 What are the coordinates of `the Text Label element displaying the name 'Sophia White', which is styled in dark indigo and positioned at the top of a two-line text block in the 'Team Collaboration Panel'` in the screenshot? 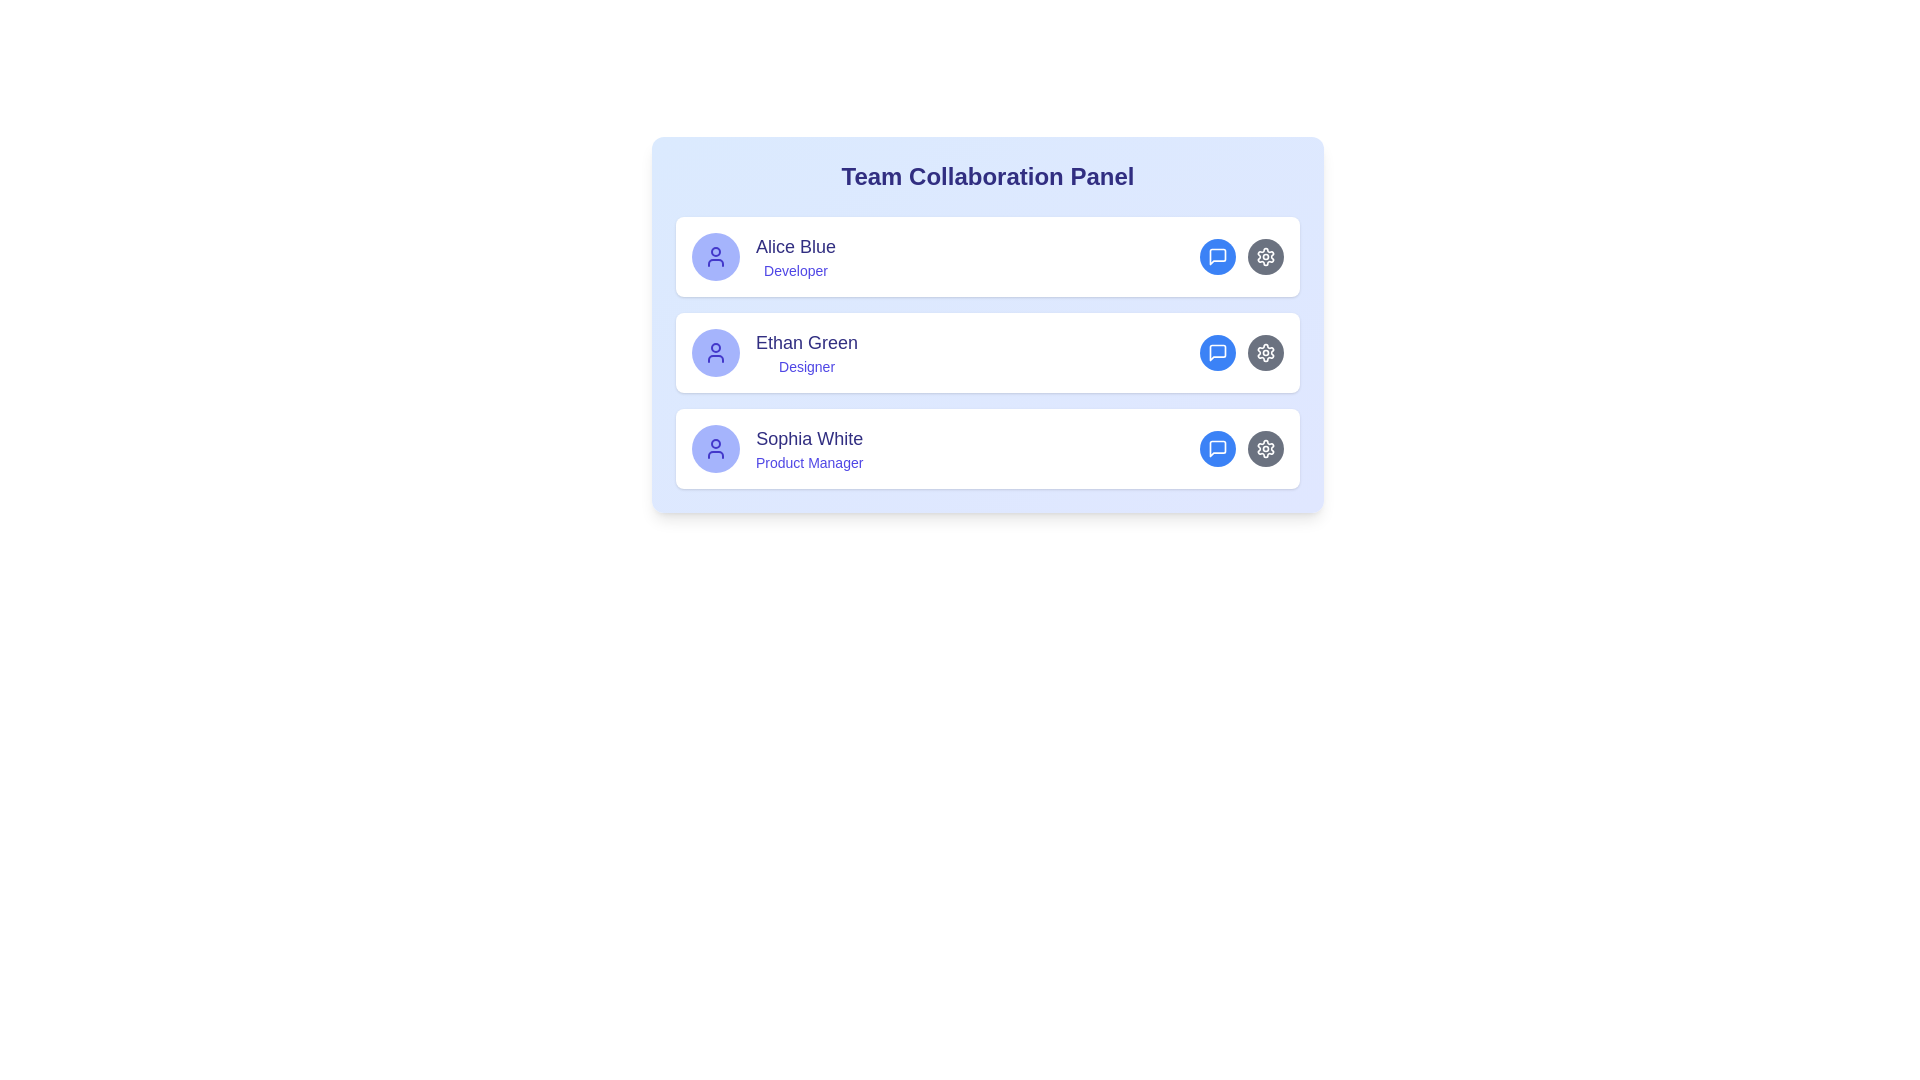 It's located at (809, 438).